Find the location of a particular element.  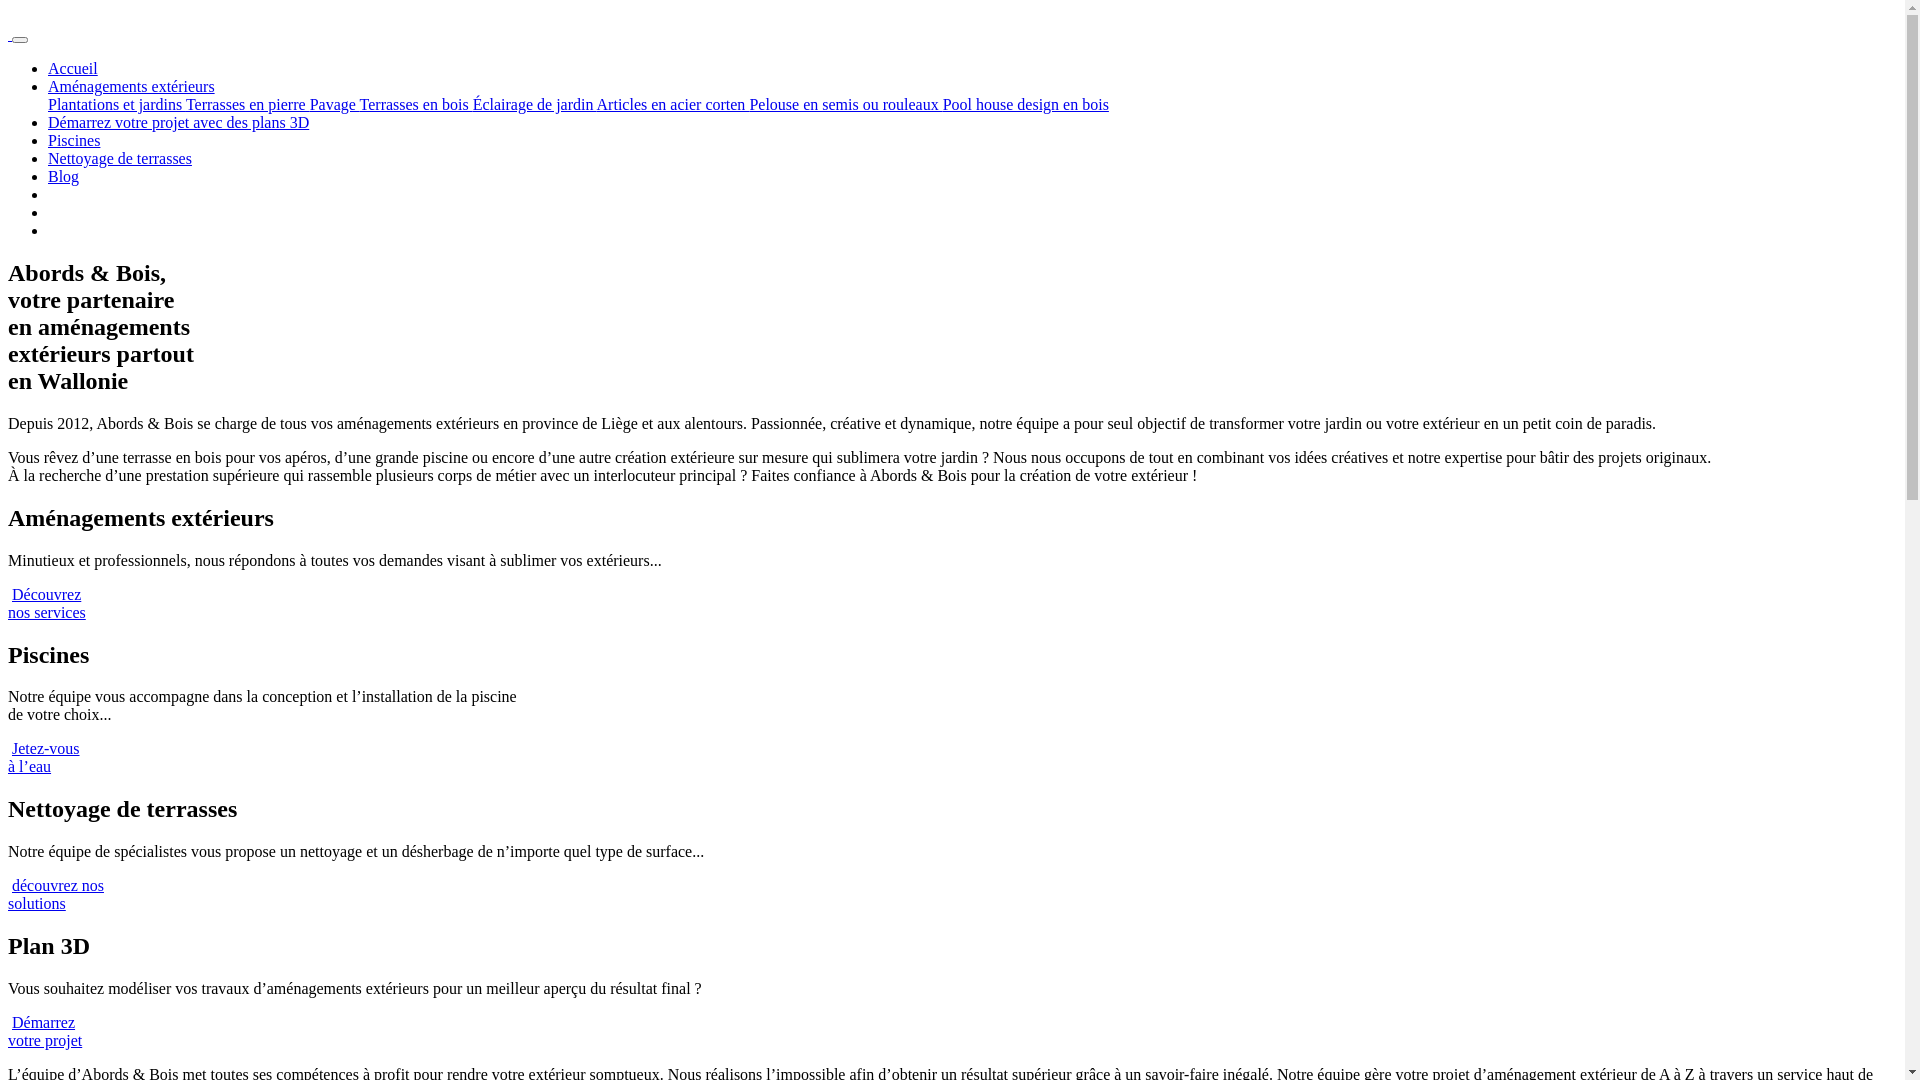

'Piscines' is located at coordinates (73, 139).